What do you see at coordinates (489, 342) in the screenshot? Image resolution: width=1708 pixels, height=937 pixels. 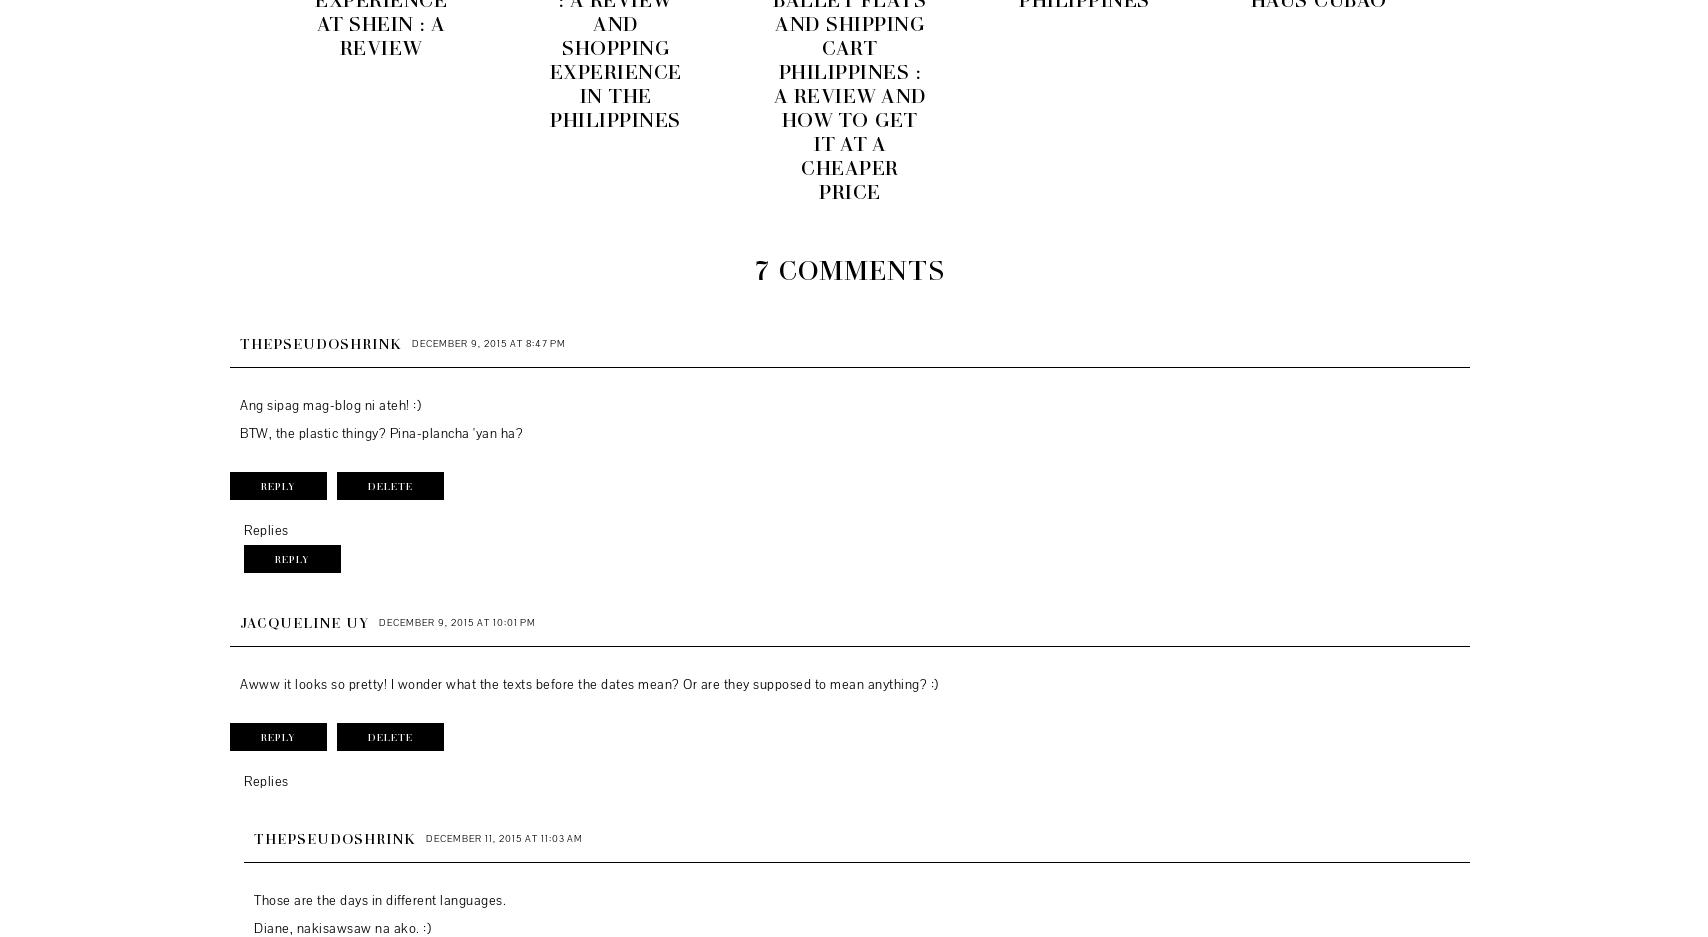 I see `'December 9, 2015 at 8:47 PM'` at bounding box center [489, 342].